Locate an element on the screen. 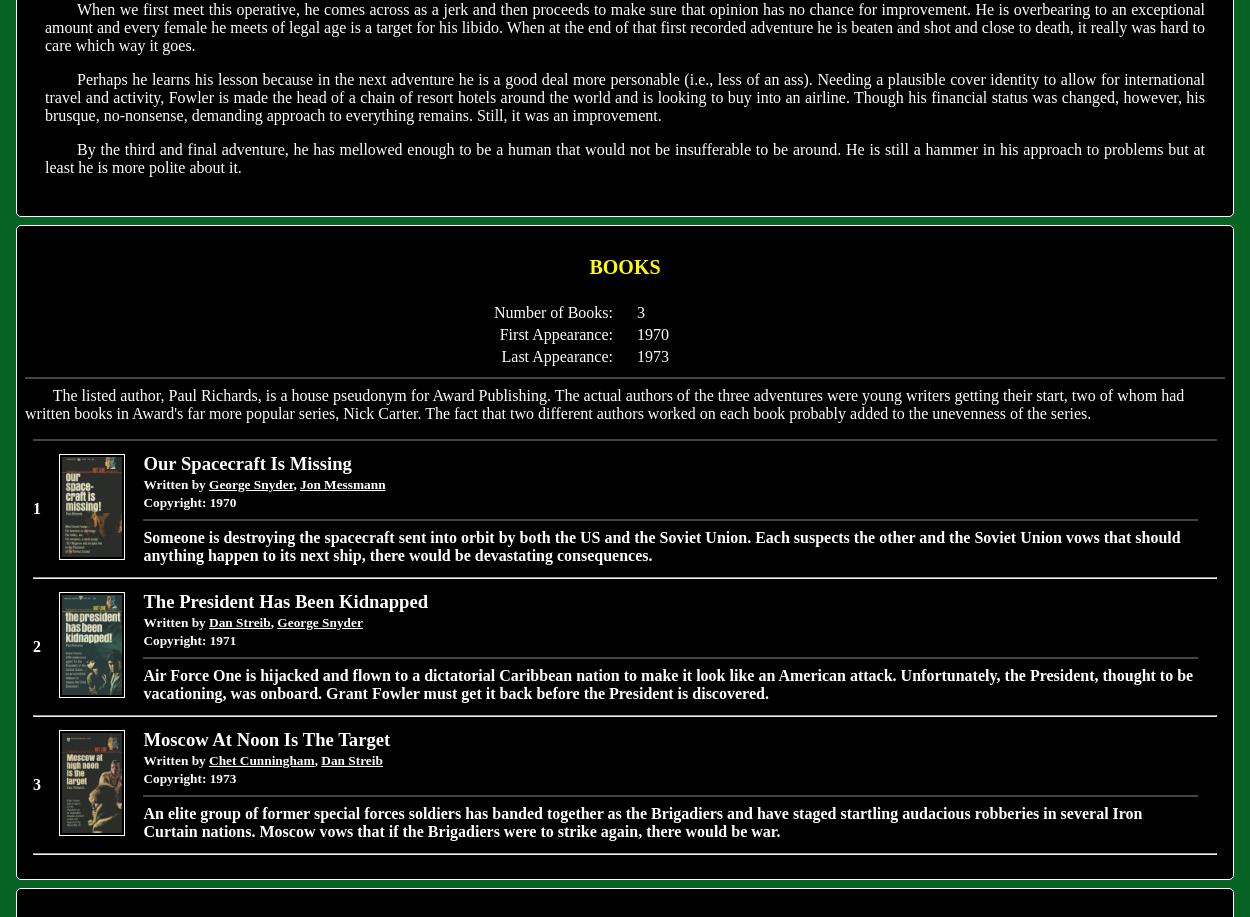  'Copyright: 1970' is located at coordinates (188, 500).